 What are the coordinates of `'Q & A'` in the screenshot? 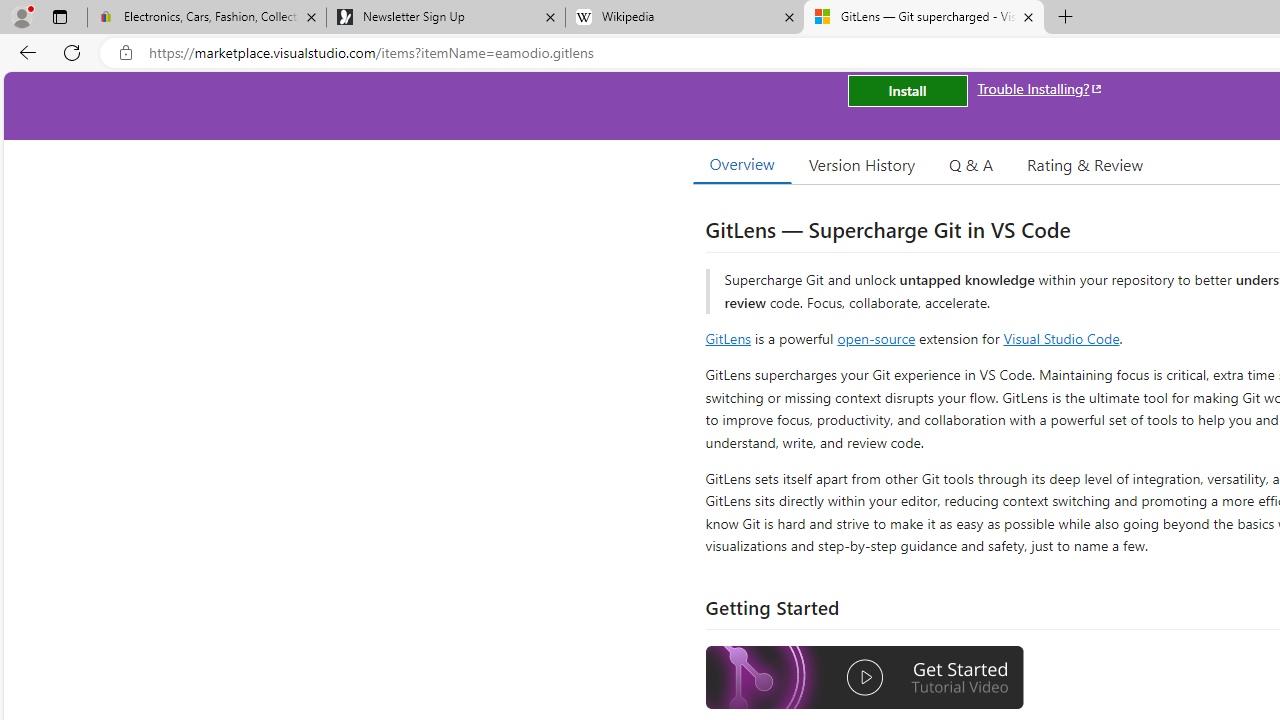 It's located at (971, 163).